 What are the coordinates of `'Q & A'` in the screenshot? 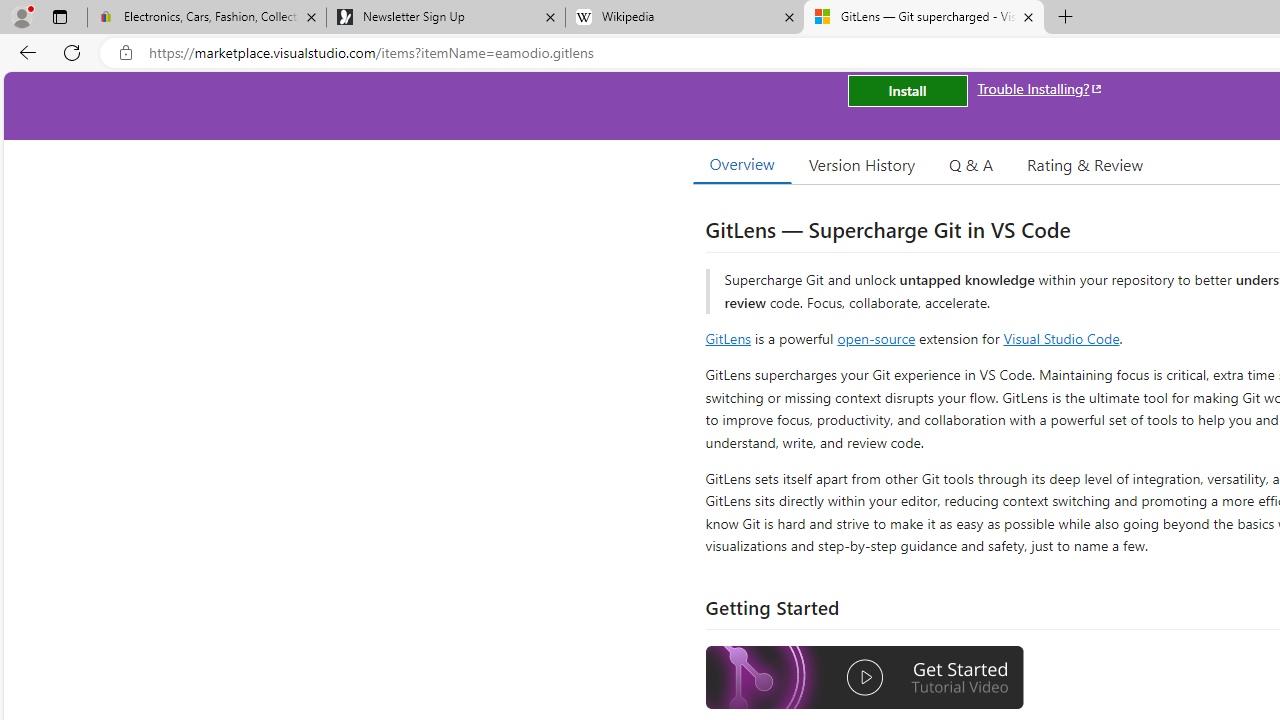 It's located at (971, 163).